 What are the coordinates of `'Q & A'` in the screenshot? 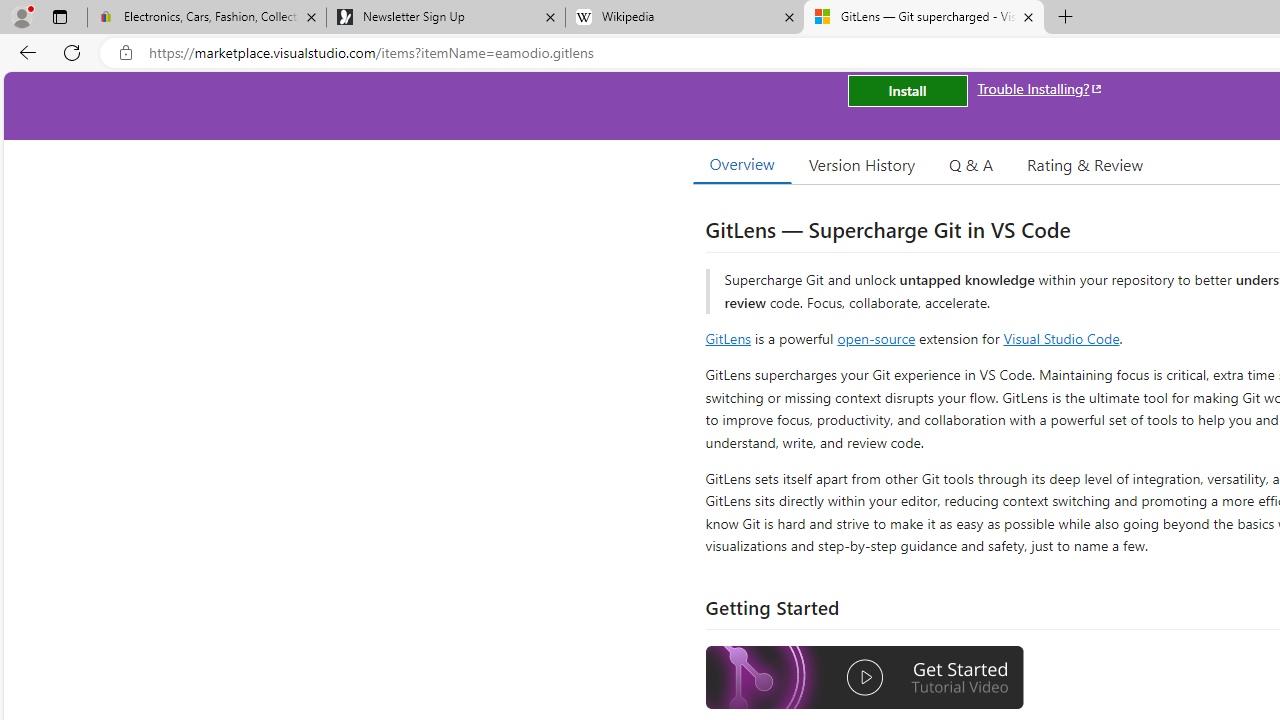 It's located at (971, 163).